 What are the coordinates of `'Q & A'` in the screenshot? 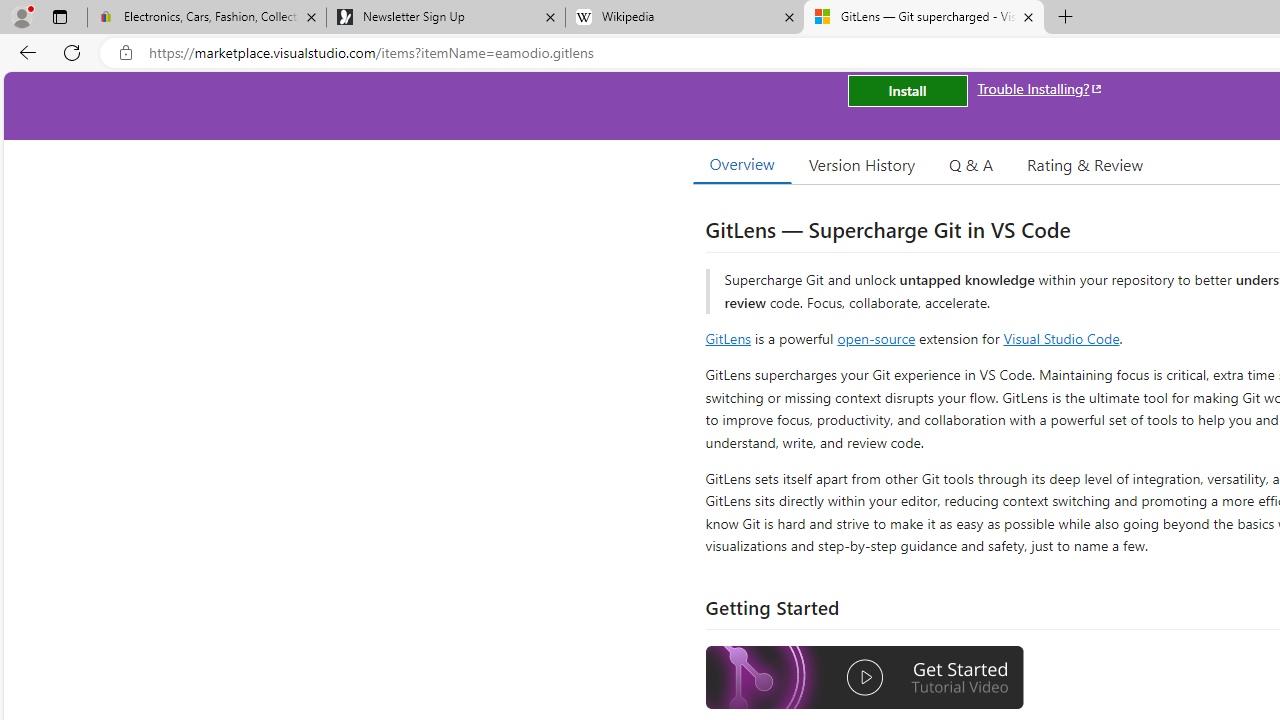 It's located at (971, 163).